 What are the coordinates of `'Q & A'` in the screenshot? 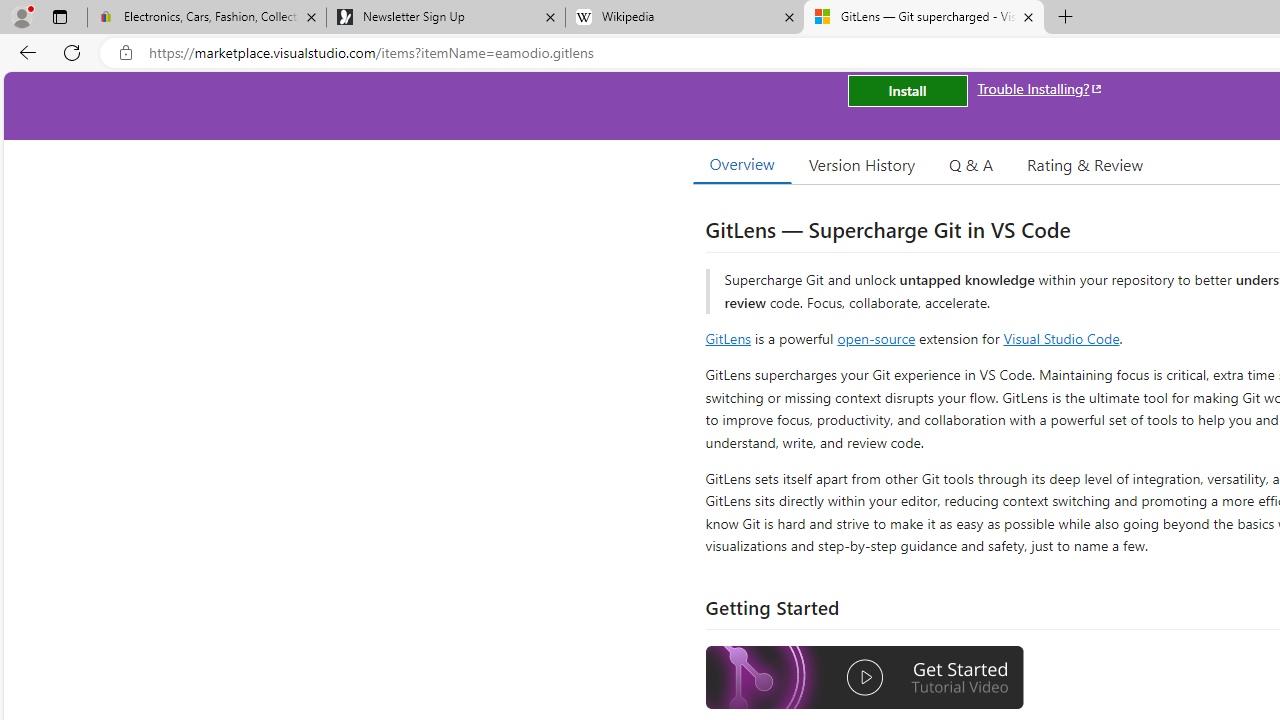 It's located at (971, 163).